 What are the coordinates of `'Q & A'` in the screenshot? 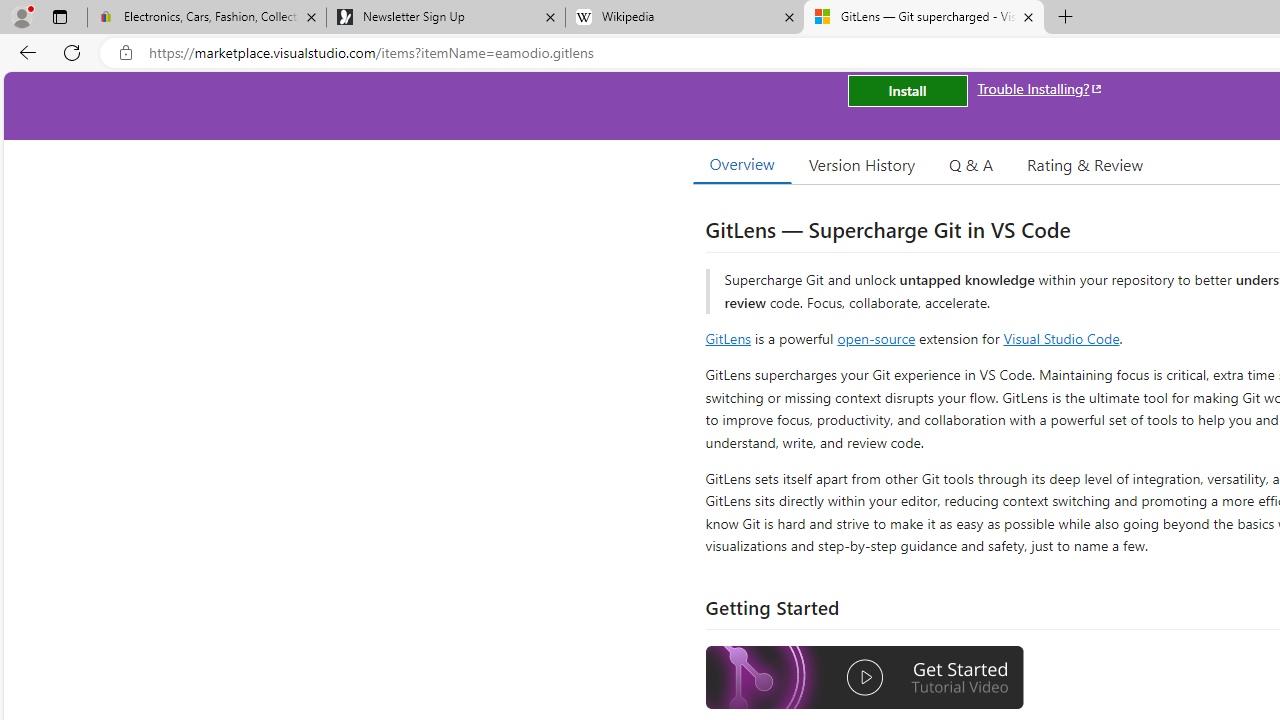 It's located at (971, 163).